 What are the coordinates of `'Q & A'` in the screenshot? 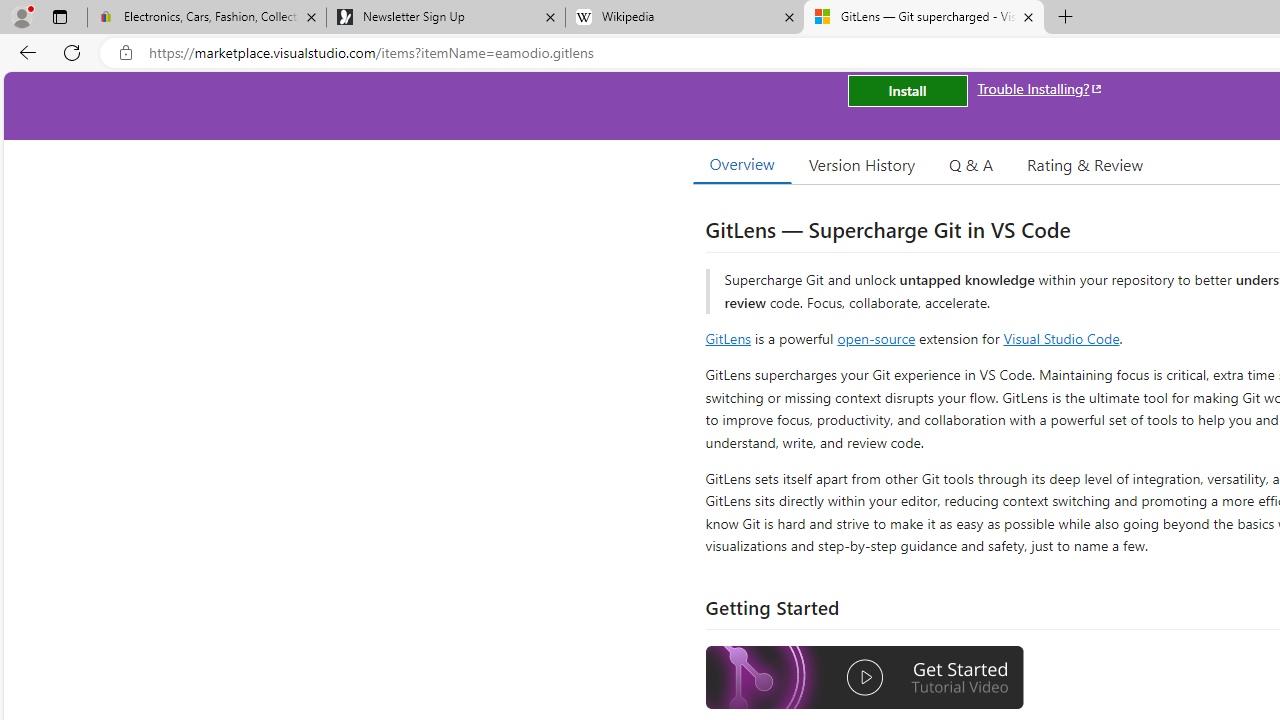 It's located at (971, 163).